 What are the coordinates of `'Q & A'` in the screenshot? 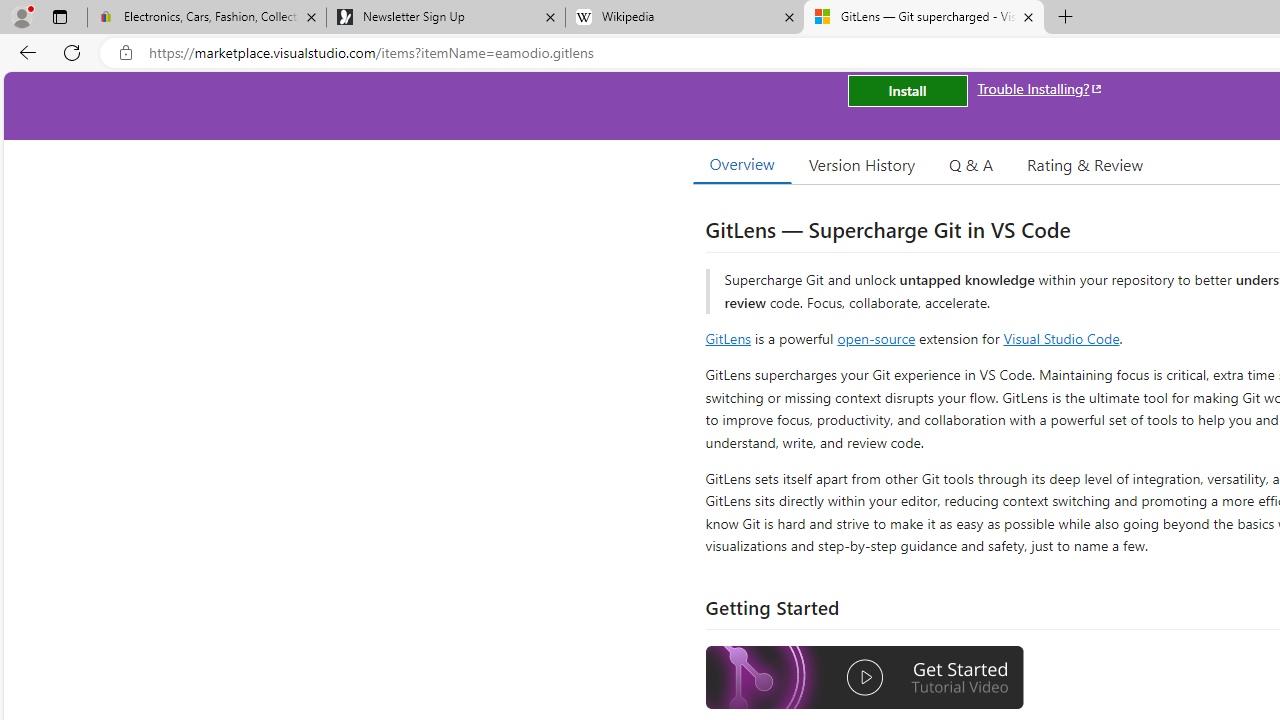 It's located at (971, 163).